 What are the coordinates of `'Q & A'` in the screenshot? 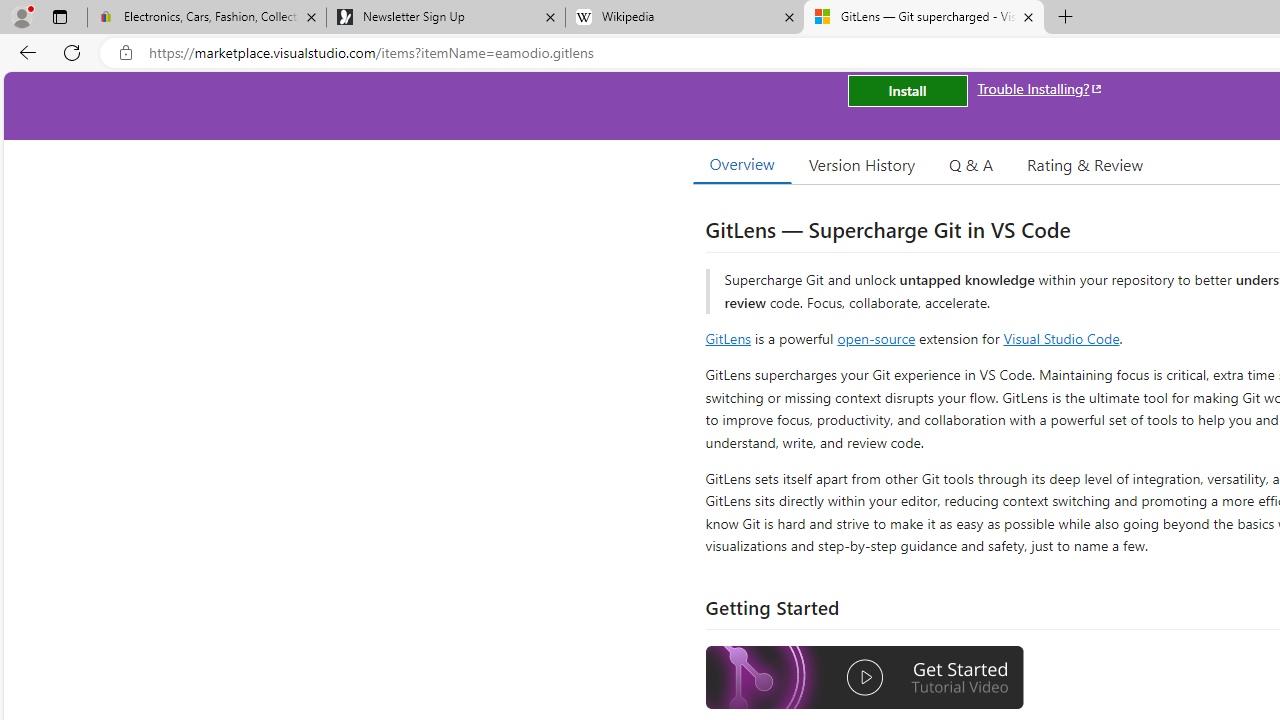 It's located at (971, 163).